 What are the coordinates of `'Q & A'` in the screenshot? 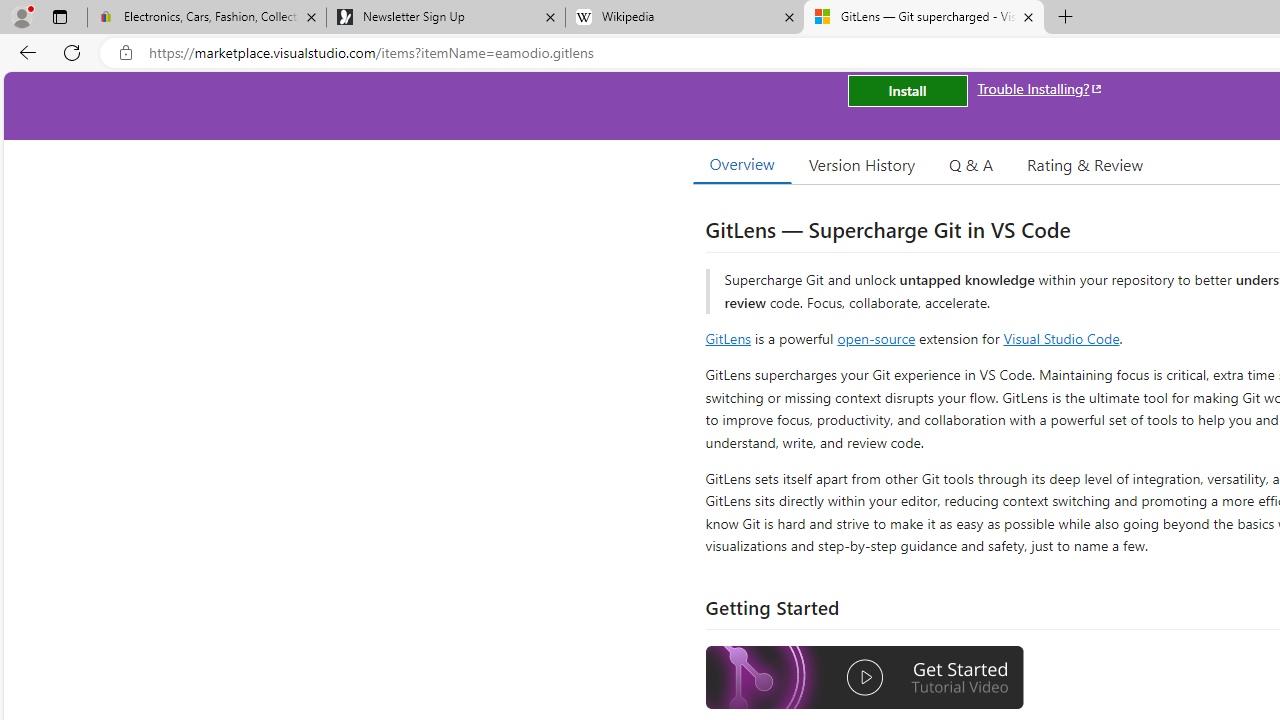 It's located at (971, 163).